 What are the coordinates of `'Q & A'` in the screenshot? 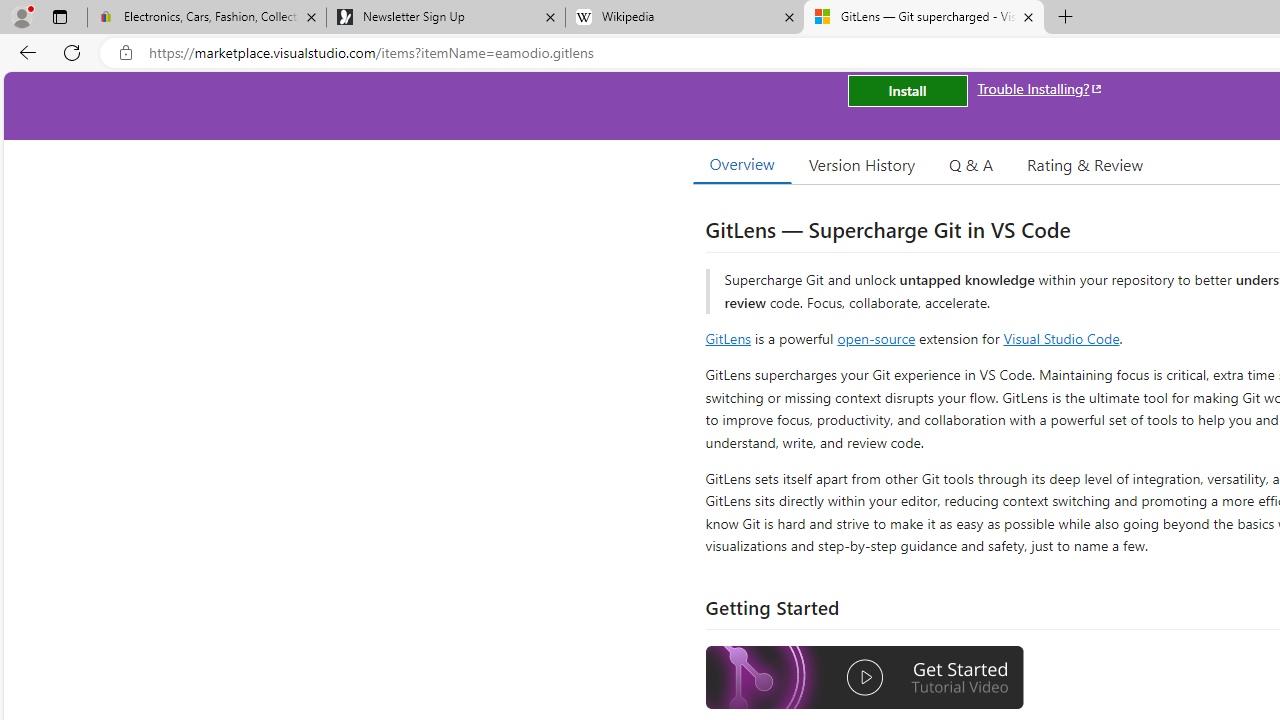 It's located at (971, 163).